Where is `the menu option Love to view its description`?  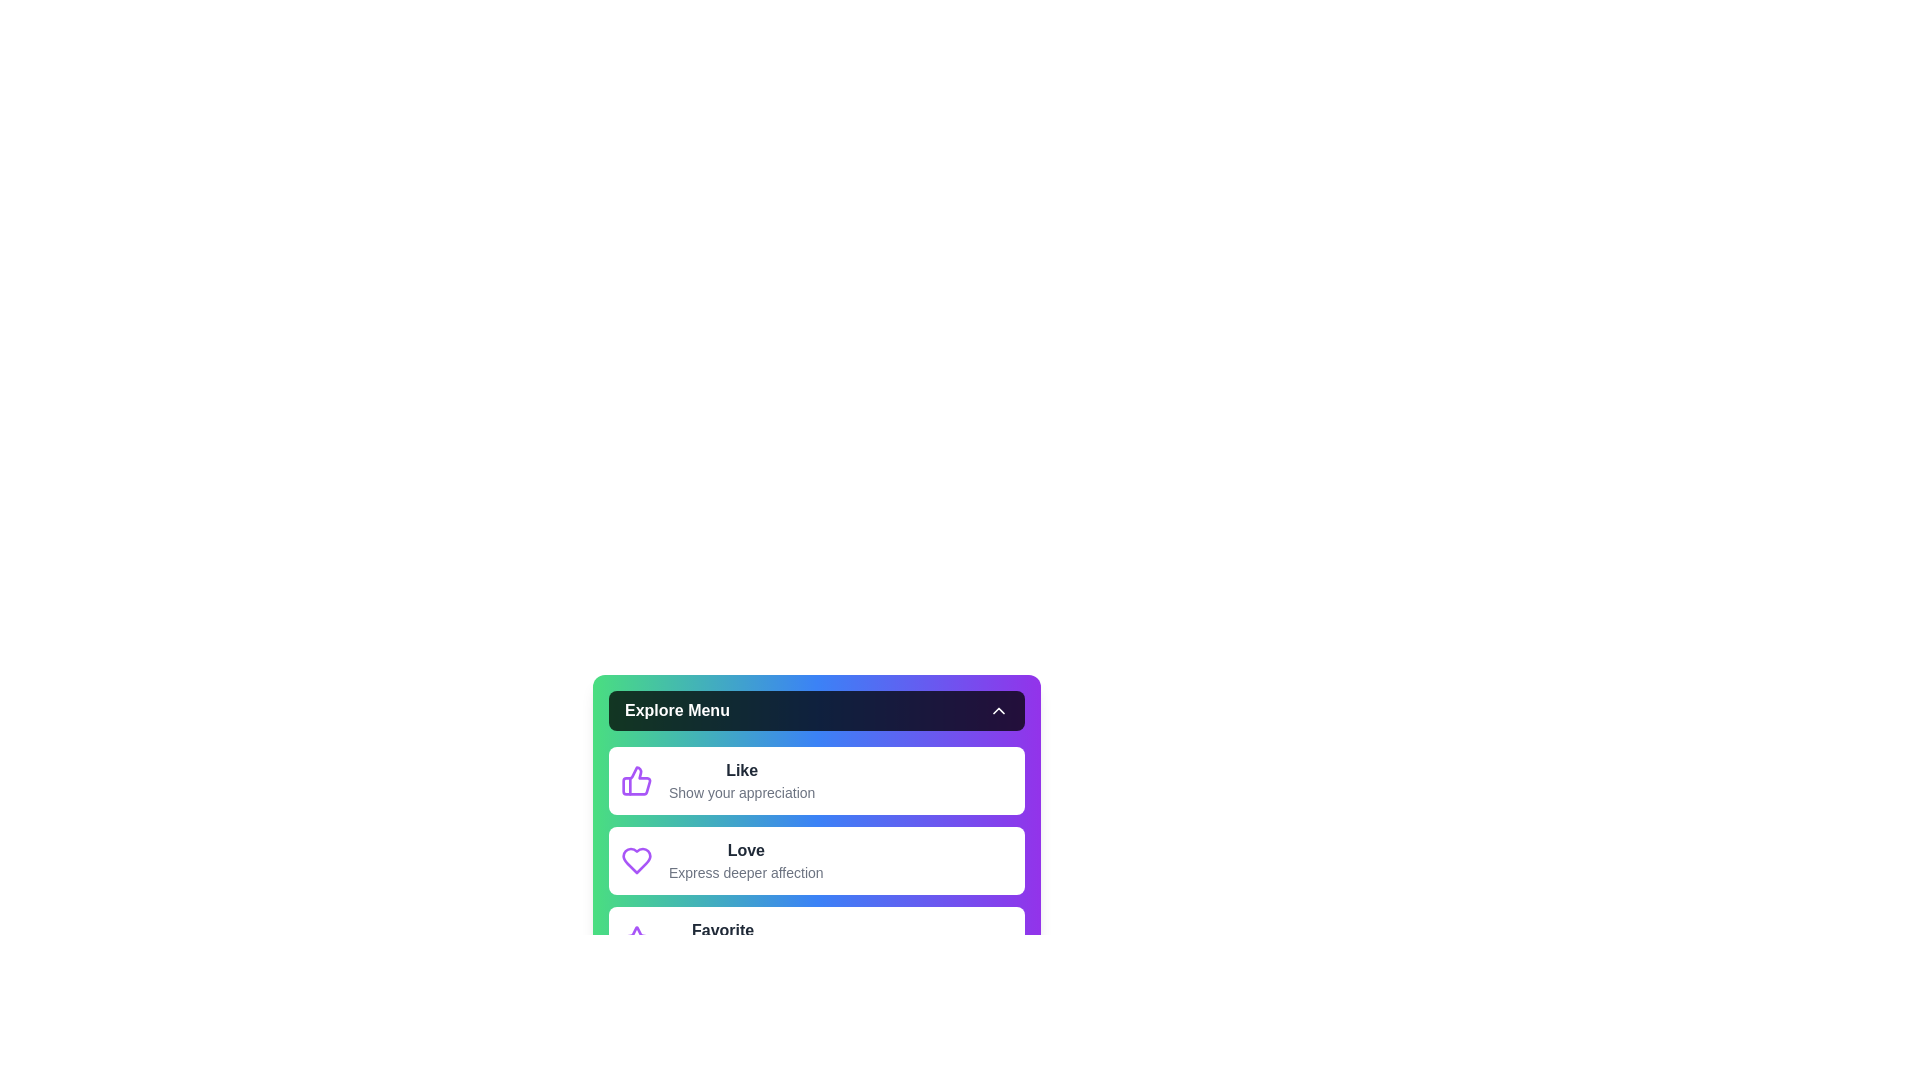 the menu option Love to view its description is located at coordinates (816, 859).